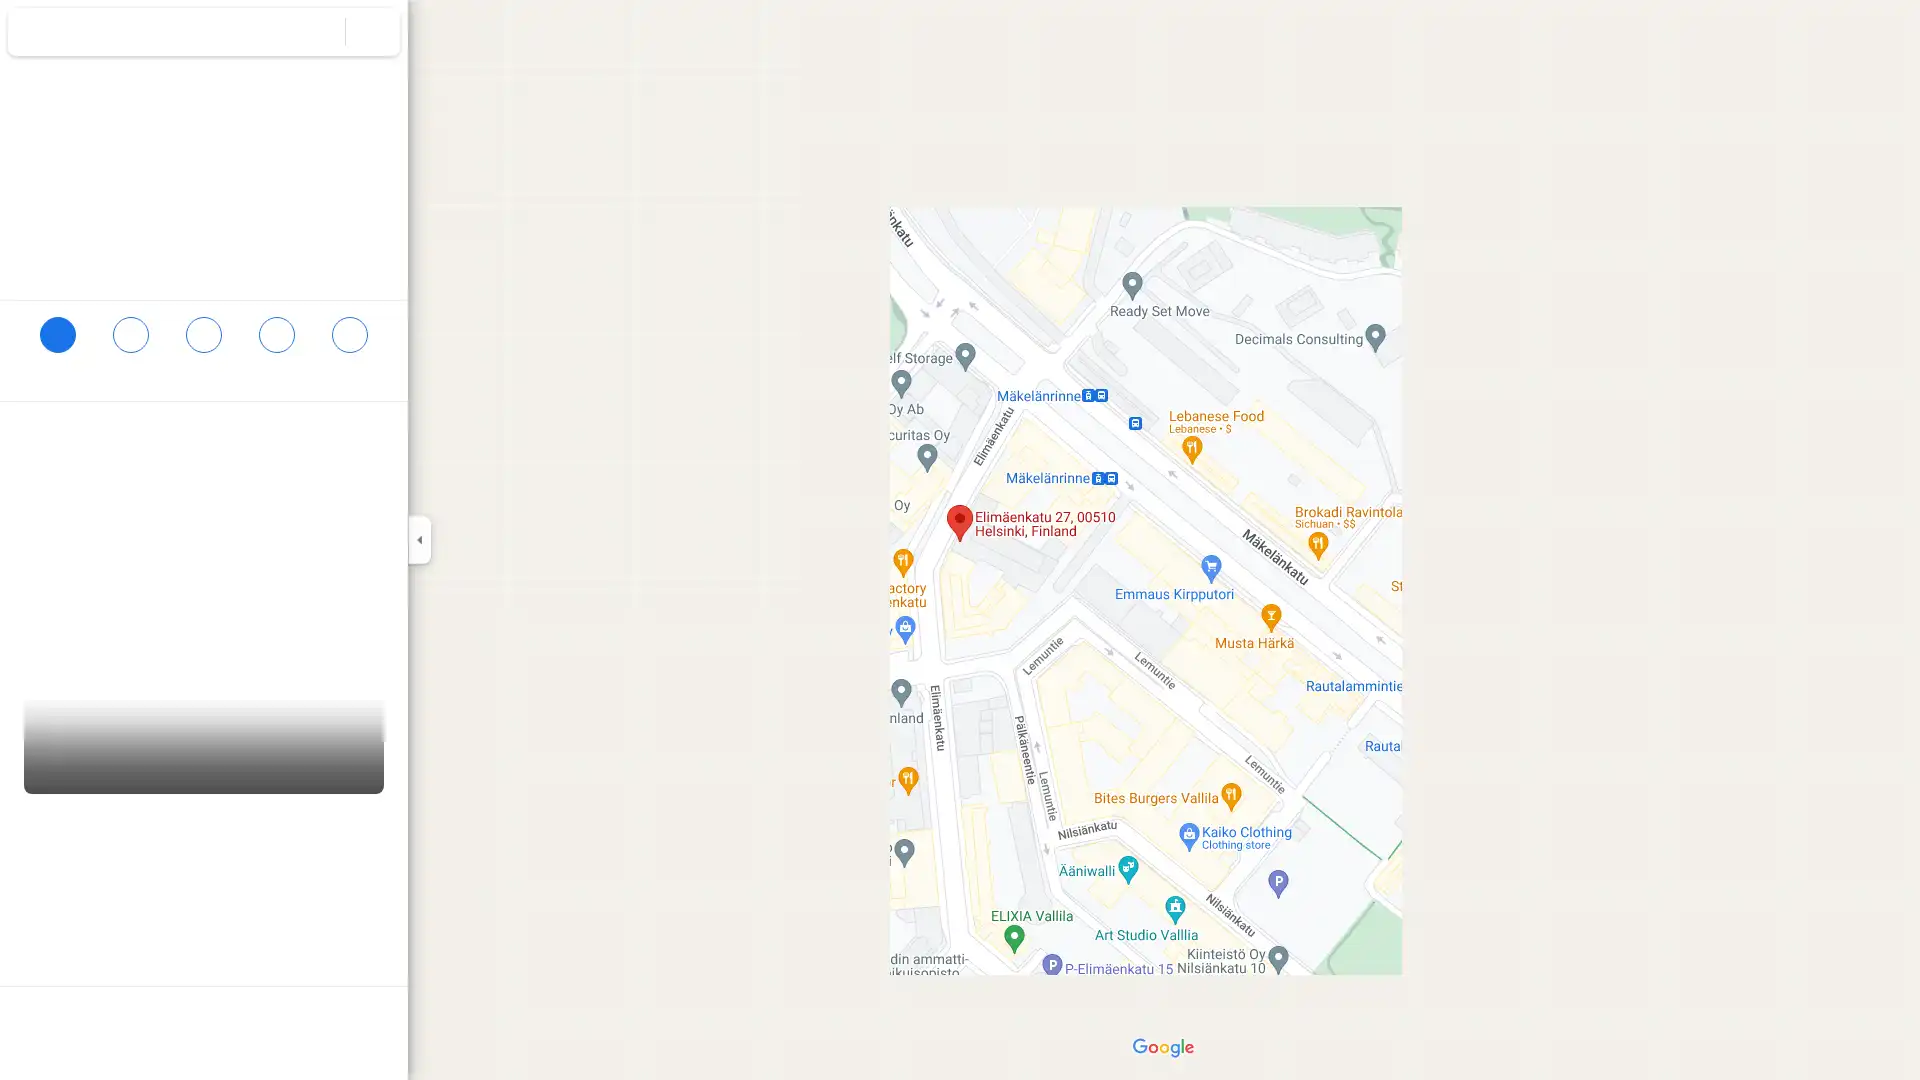  Describe the element at coordinates (317, 31) in the screenshot. I see `Search` at that location.